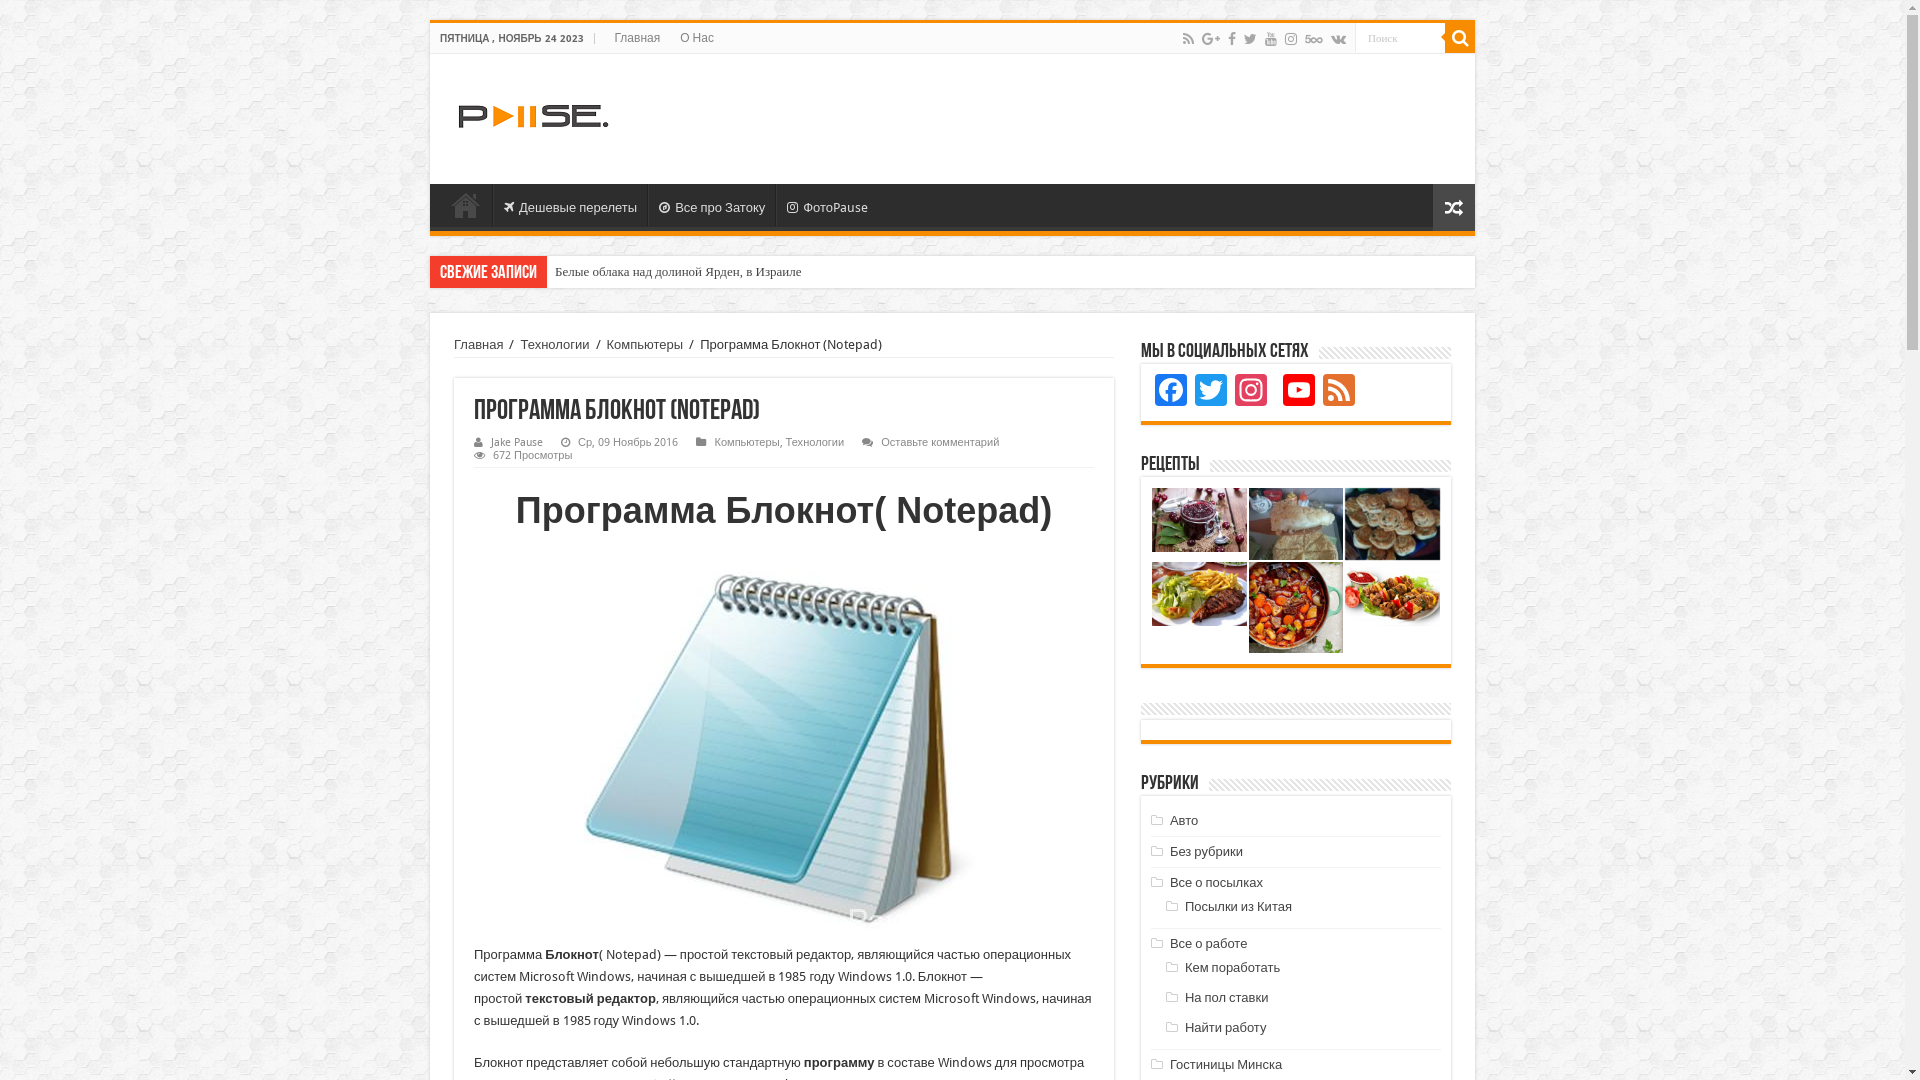 Image resolution: width=1920 pixels, height=1080 pixels. What do you see at coordinates (1314, 38) in the screenshot?
I see `'500px'` at bounding box center [1314, 38].